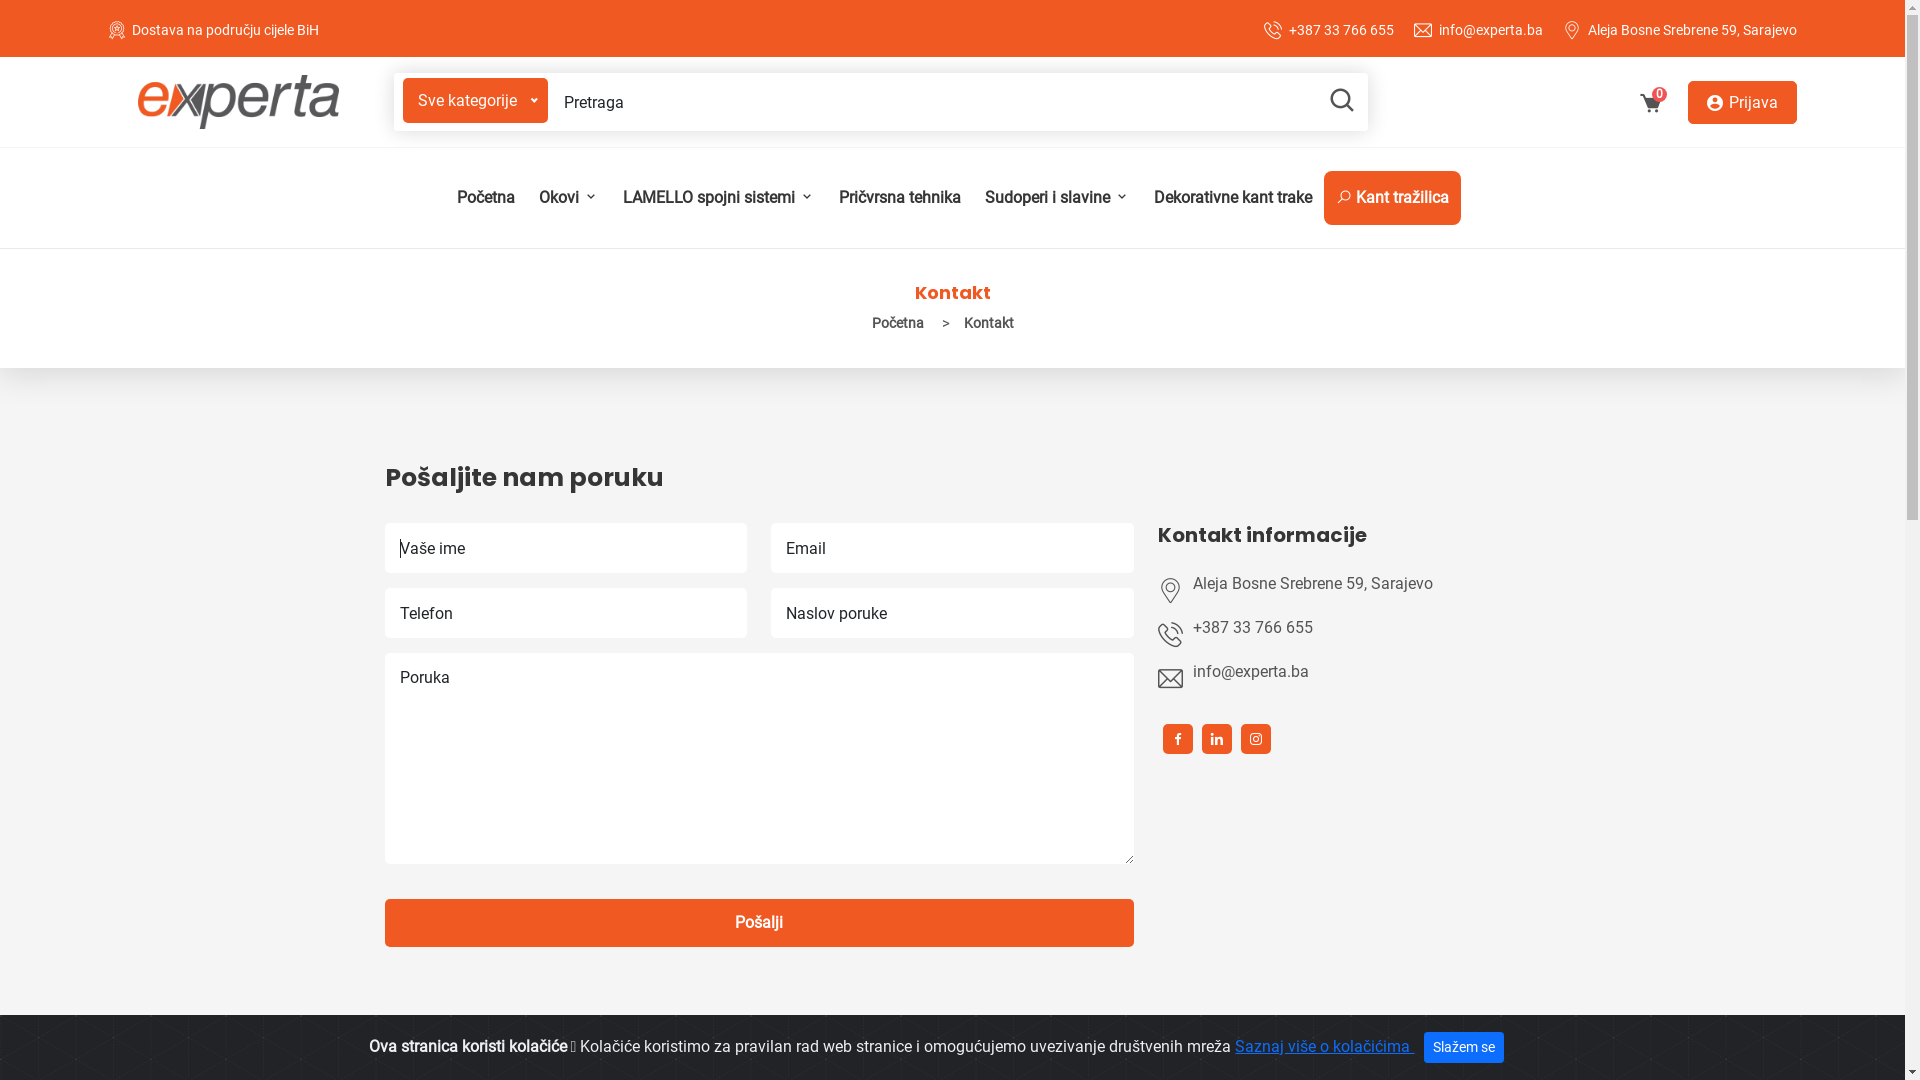 This screenshot has height=1080, width=1920. Describe the element at coordinates (1348, 627) in the screenshot. I see `'+387 33 766 655'` at that location.